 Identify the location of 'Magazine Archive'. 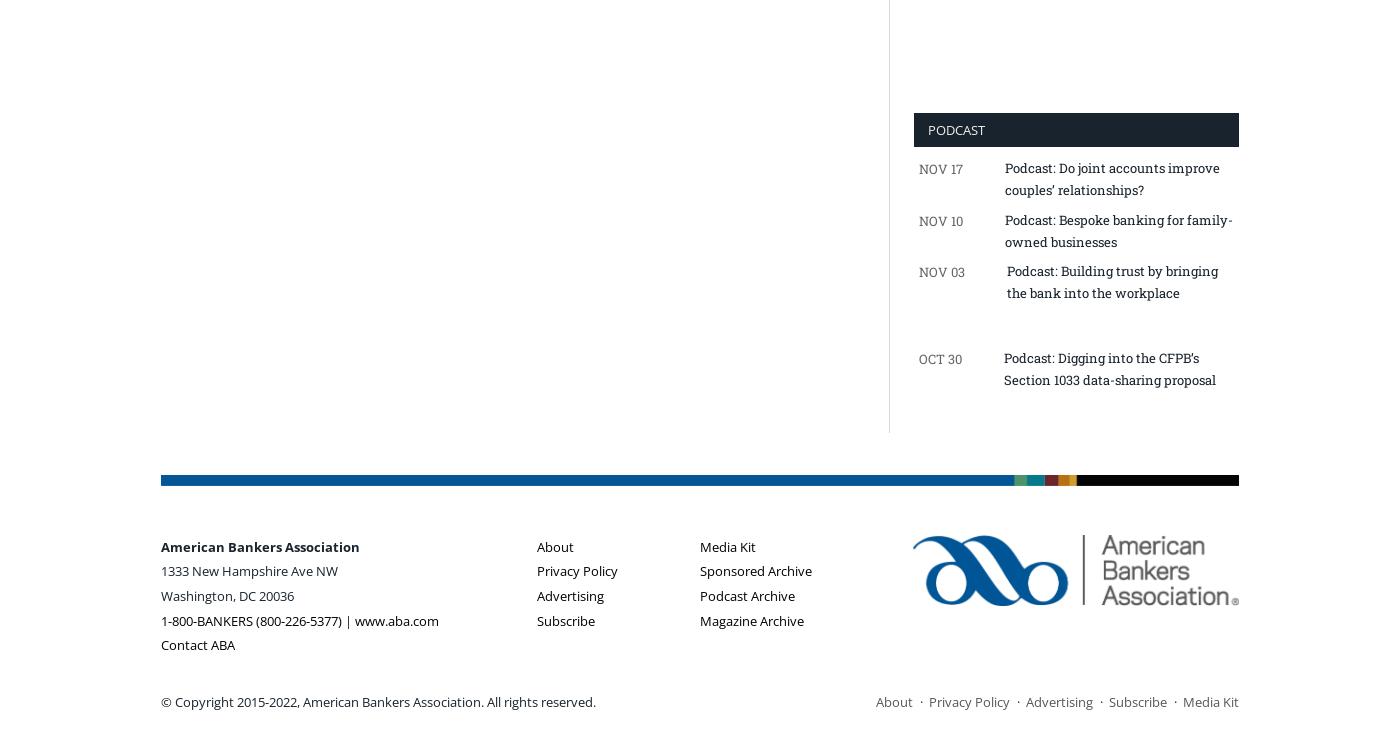
(700, 620).